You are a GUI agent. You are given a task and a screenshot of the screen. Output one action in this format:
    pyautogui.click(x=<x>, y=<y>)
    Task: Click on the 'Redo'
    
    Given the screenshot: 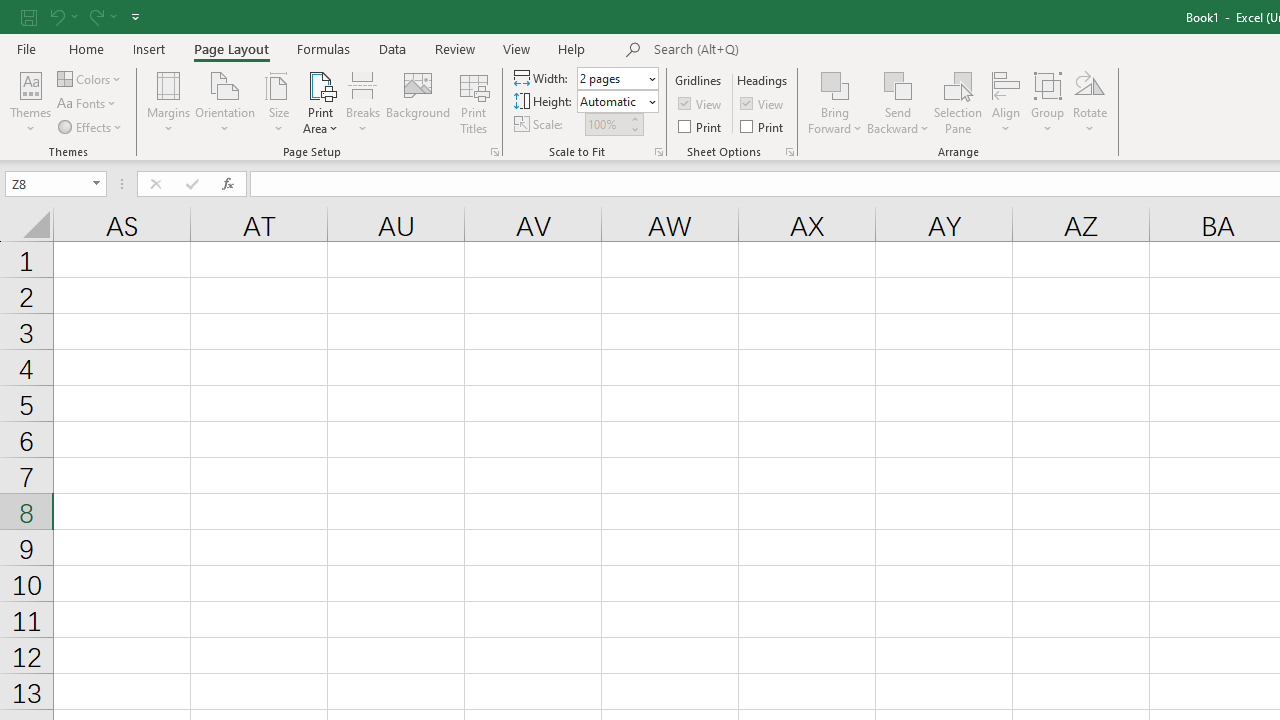 What is the action you would take?
    pyautogui.click(x=101, y=16)
    